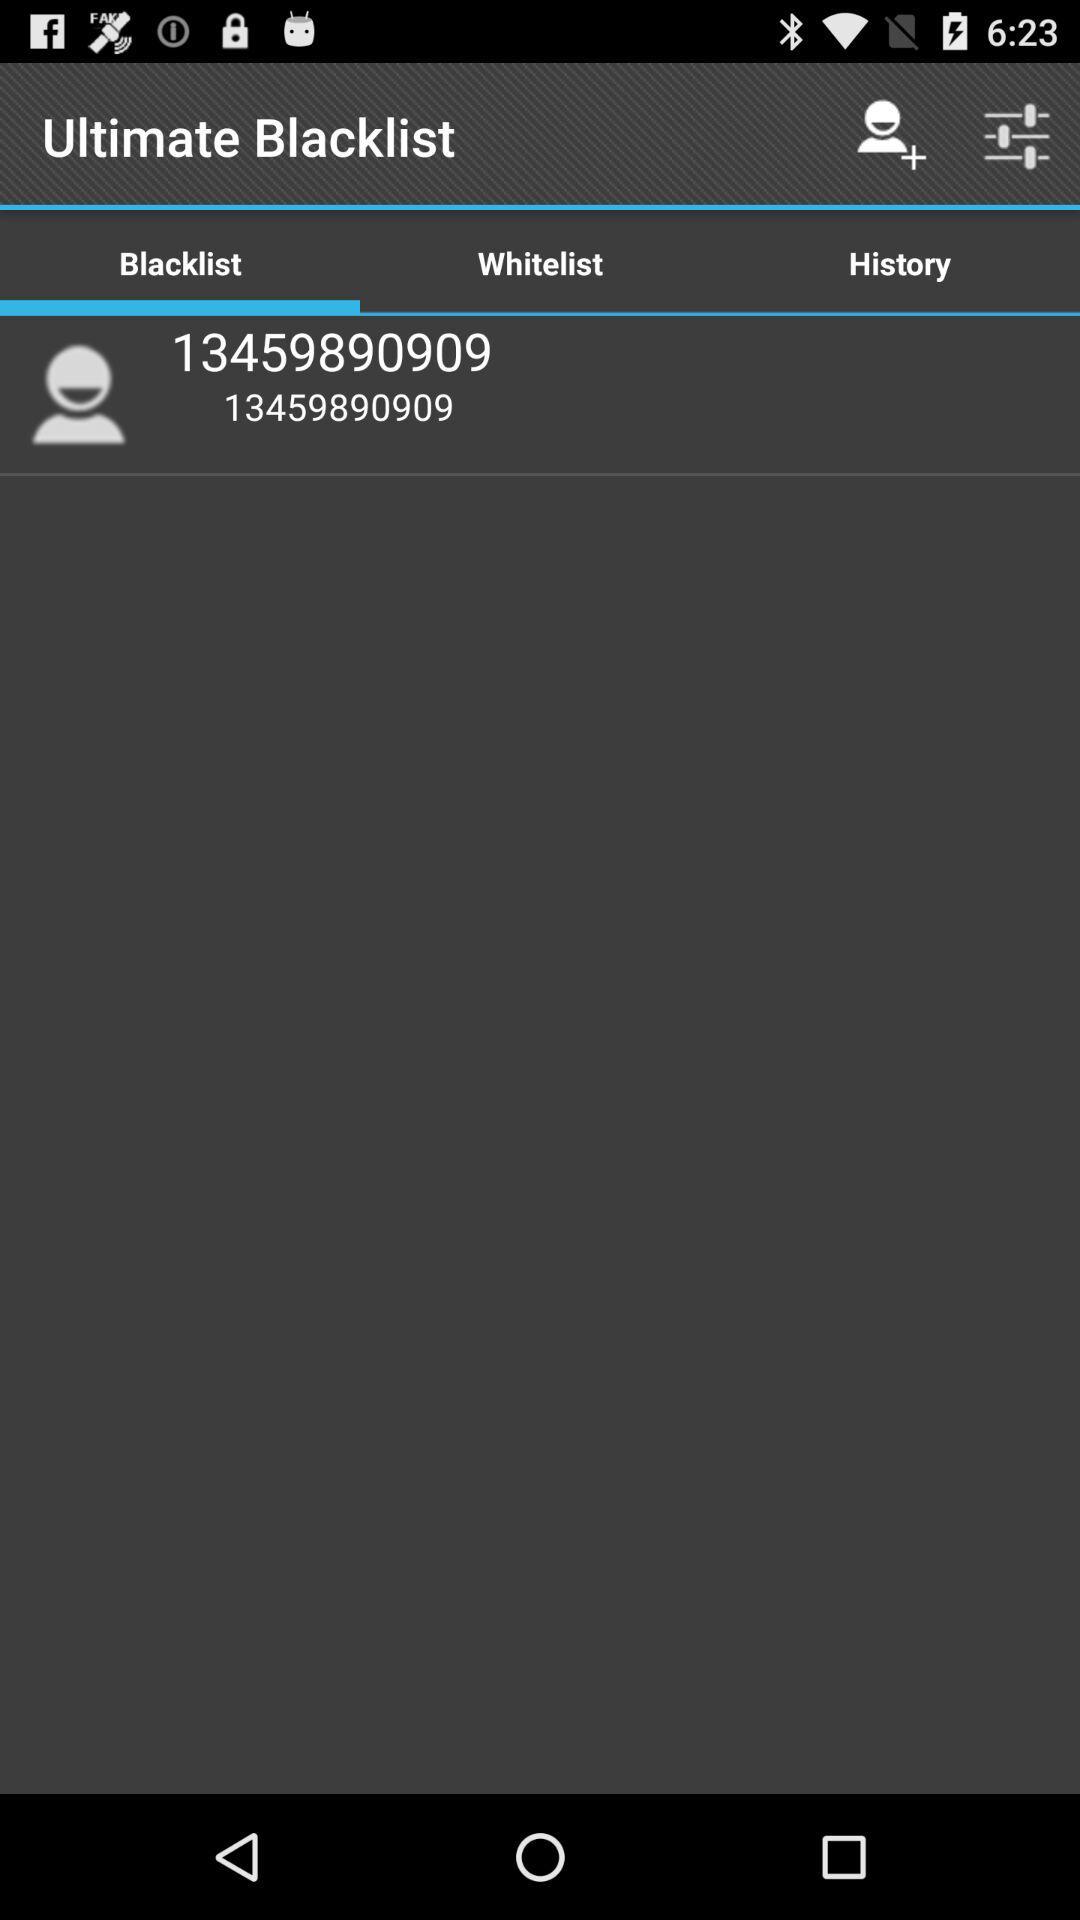 The image size is (1080, 1920). Describe the element at coordinates (540, 261) in the screenshot. I see `the whitelist item` at that location.